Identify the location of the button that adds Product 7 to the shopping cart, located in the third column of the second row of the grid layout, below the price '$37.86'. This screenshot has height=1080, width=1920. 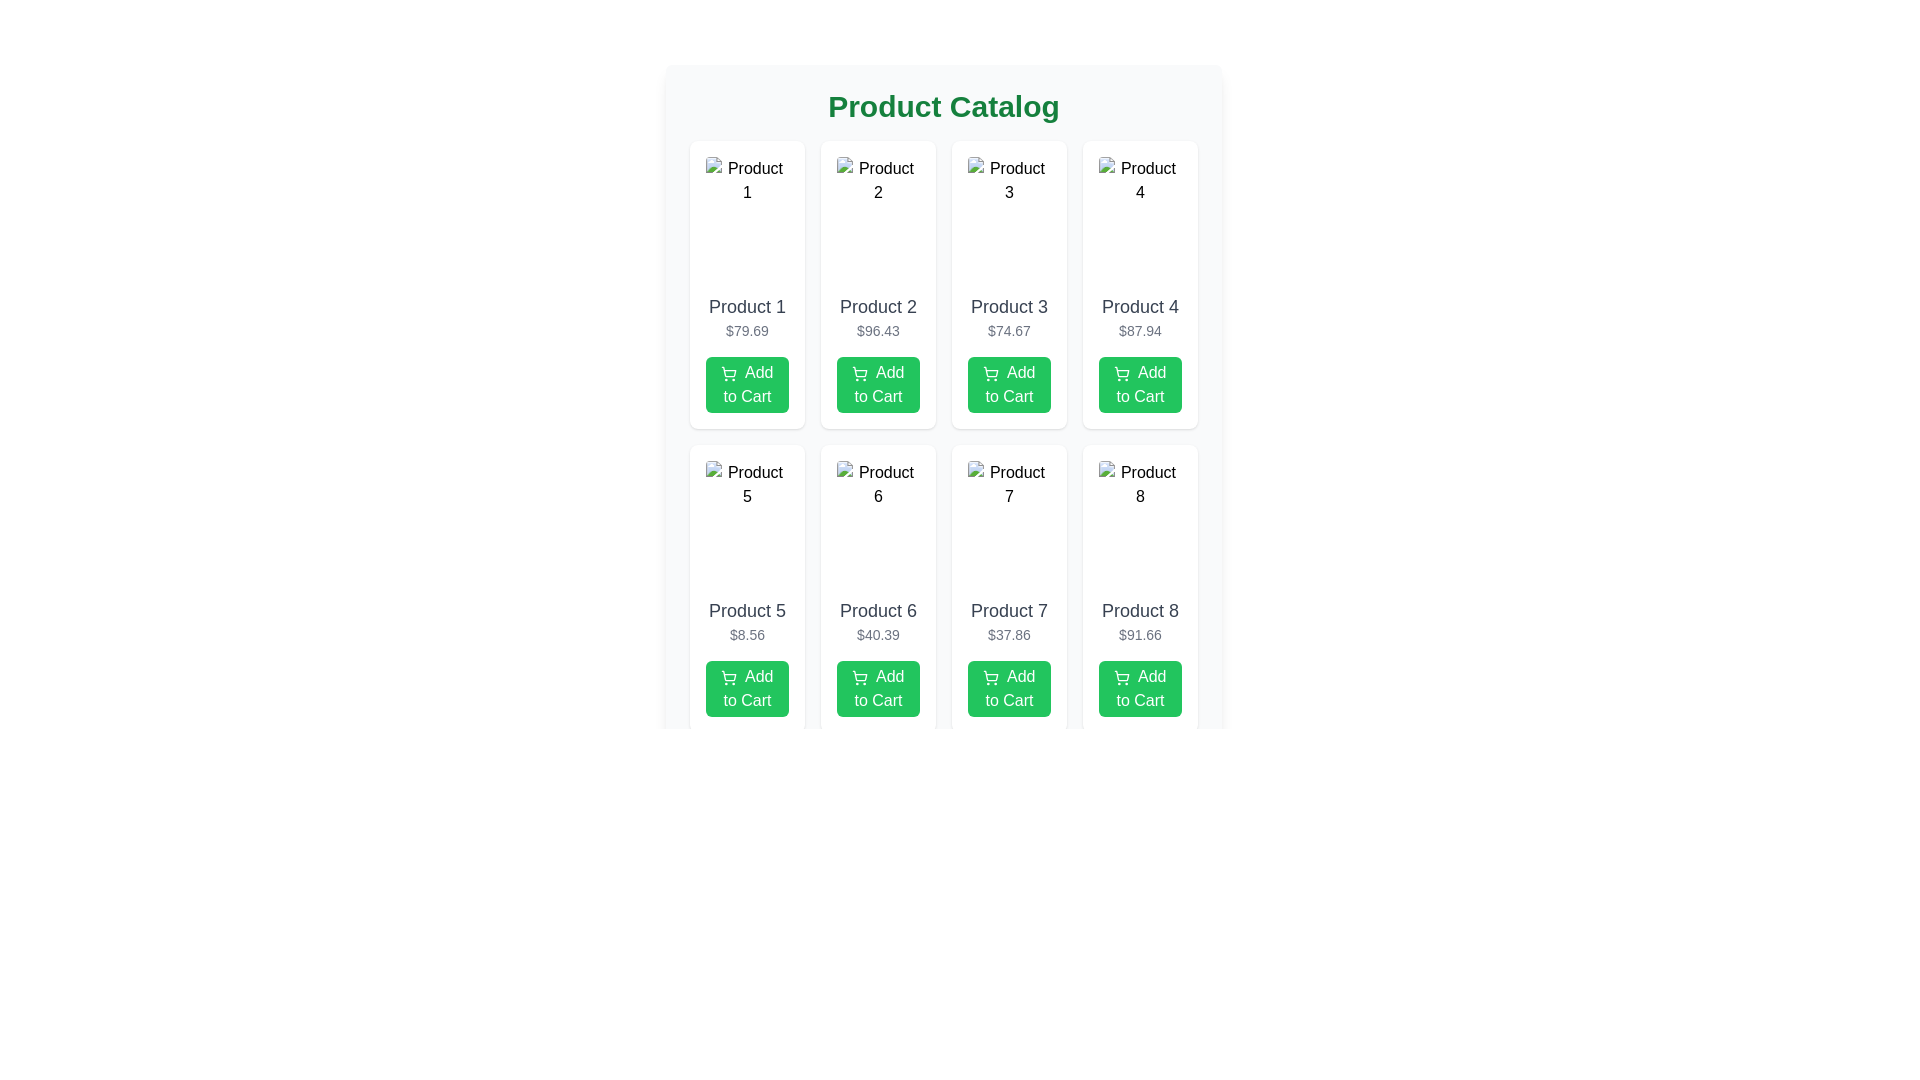
(1009, 688).